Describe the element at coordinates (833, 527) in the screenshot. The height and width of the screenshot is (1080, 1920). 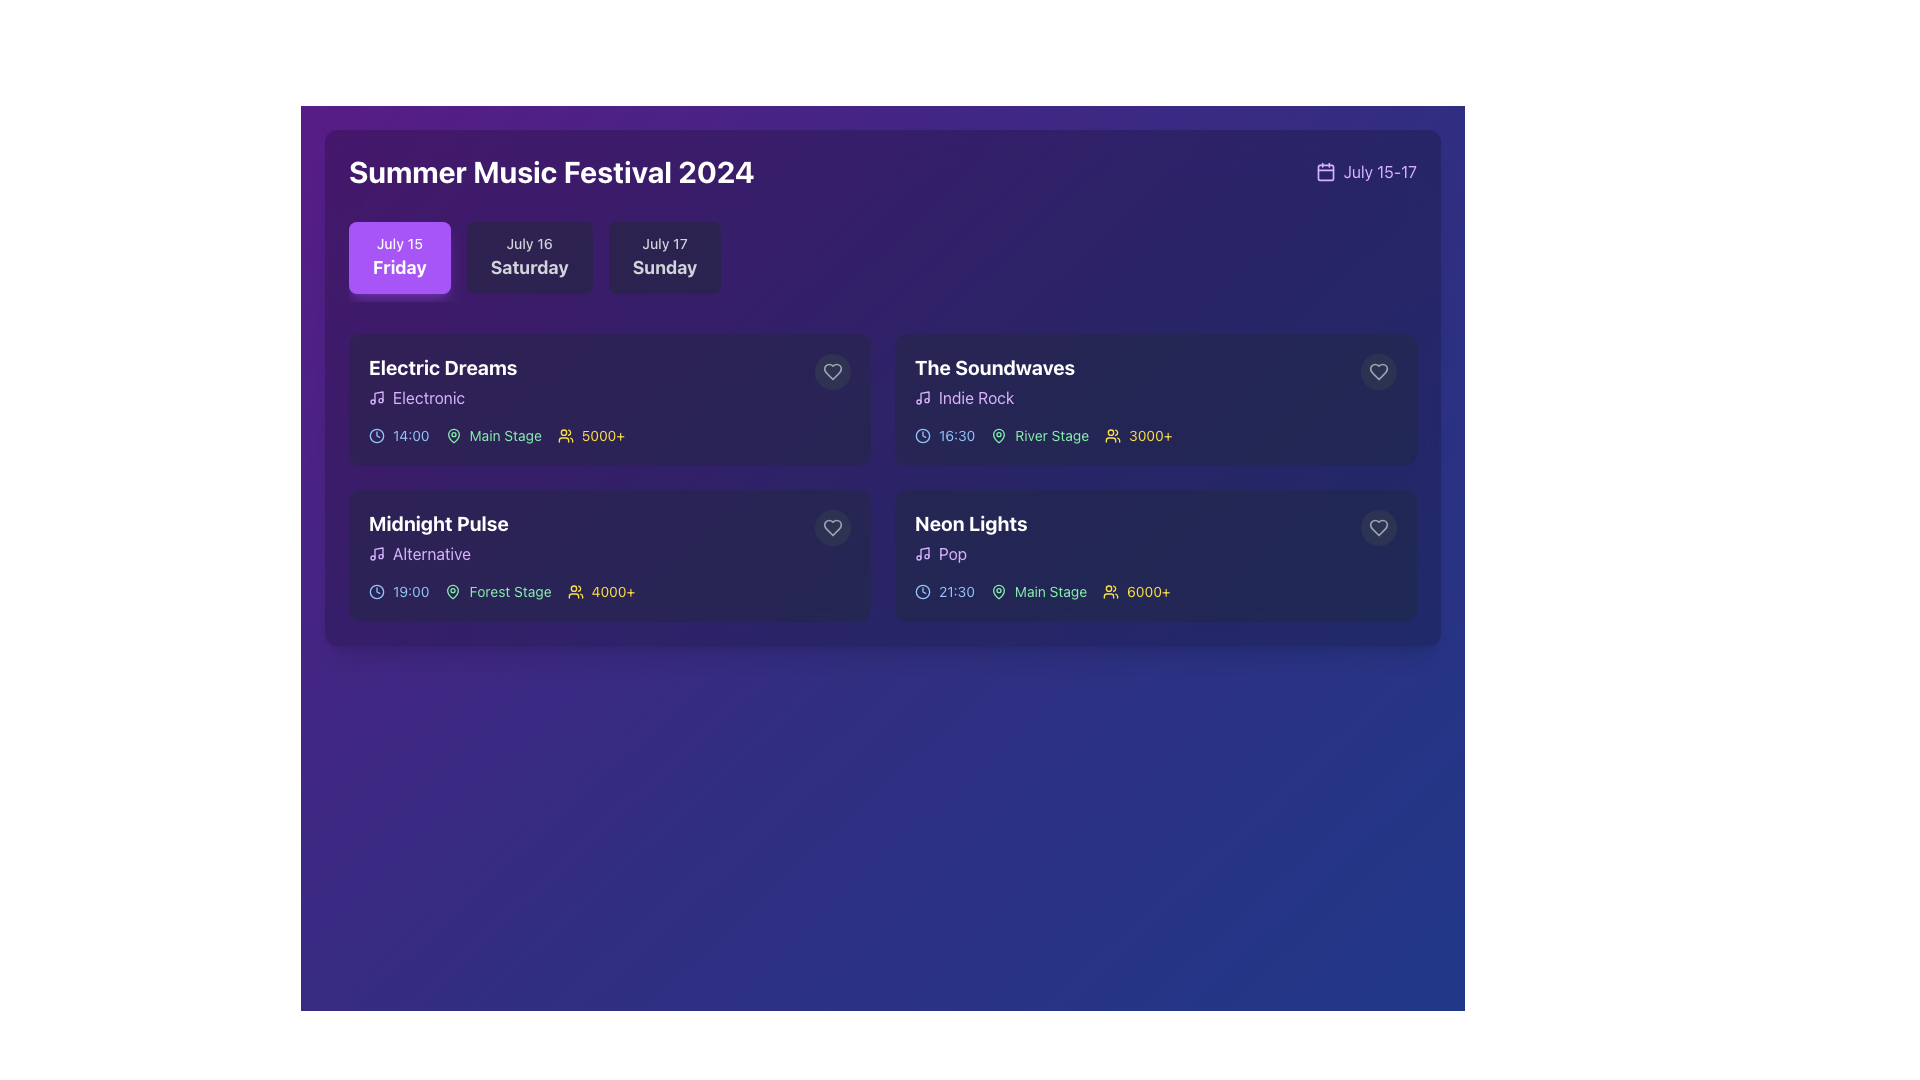
I see `the heart-shaped icon located in the lower-right corner of the 'Midnight Pulse' card` at that location.